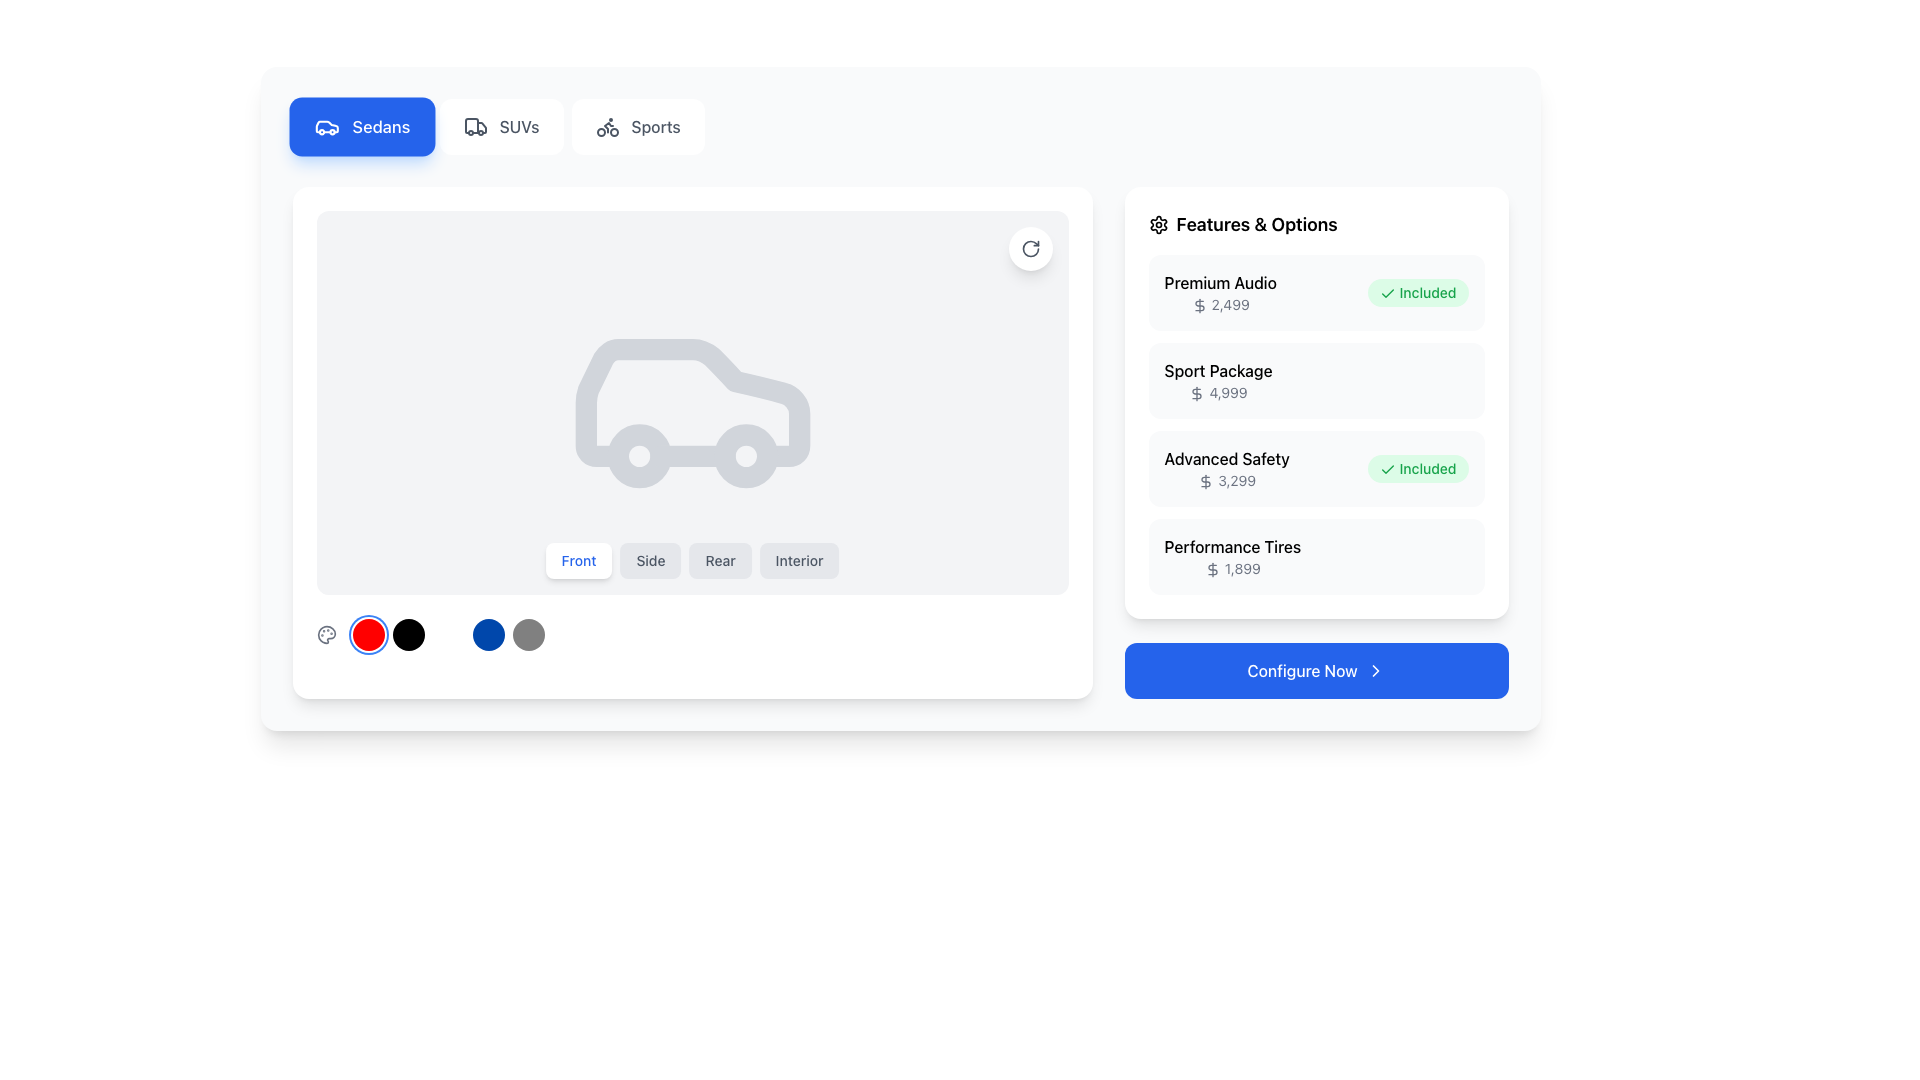  I want to click on the reset button located in the top-right corner of the gray area depicting a car illustration to restore the car view or configuration to its default state, so click(1030, 248).